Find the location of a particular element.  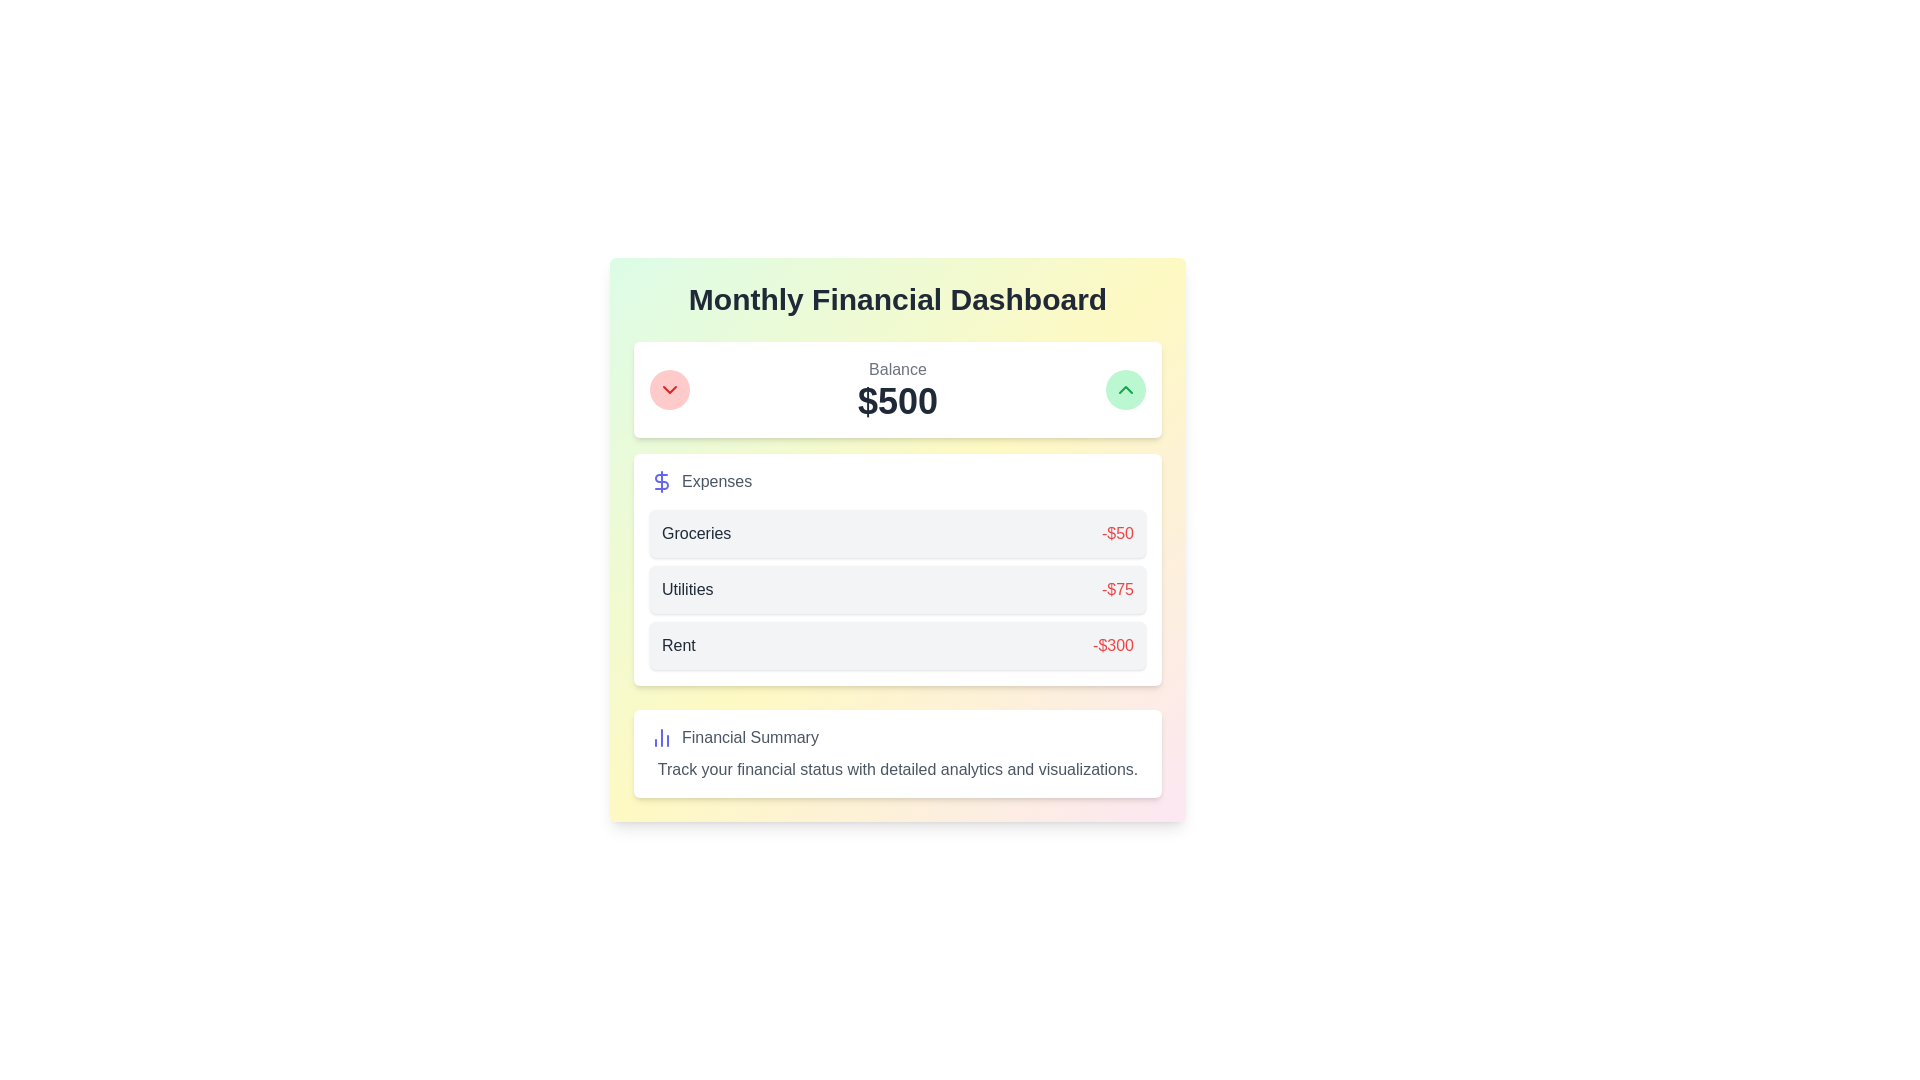

the 'Balance' label, which is styled in gray and positioned above the '$500' text in the financial dashboard is located at coordinates (896, 370).